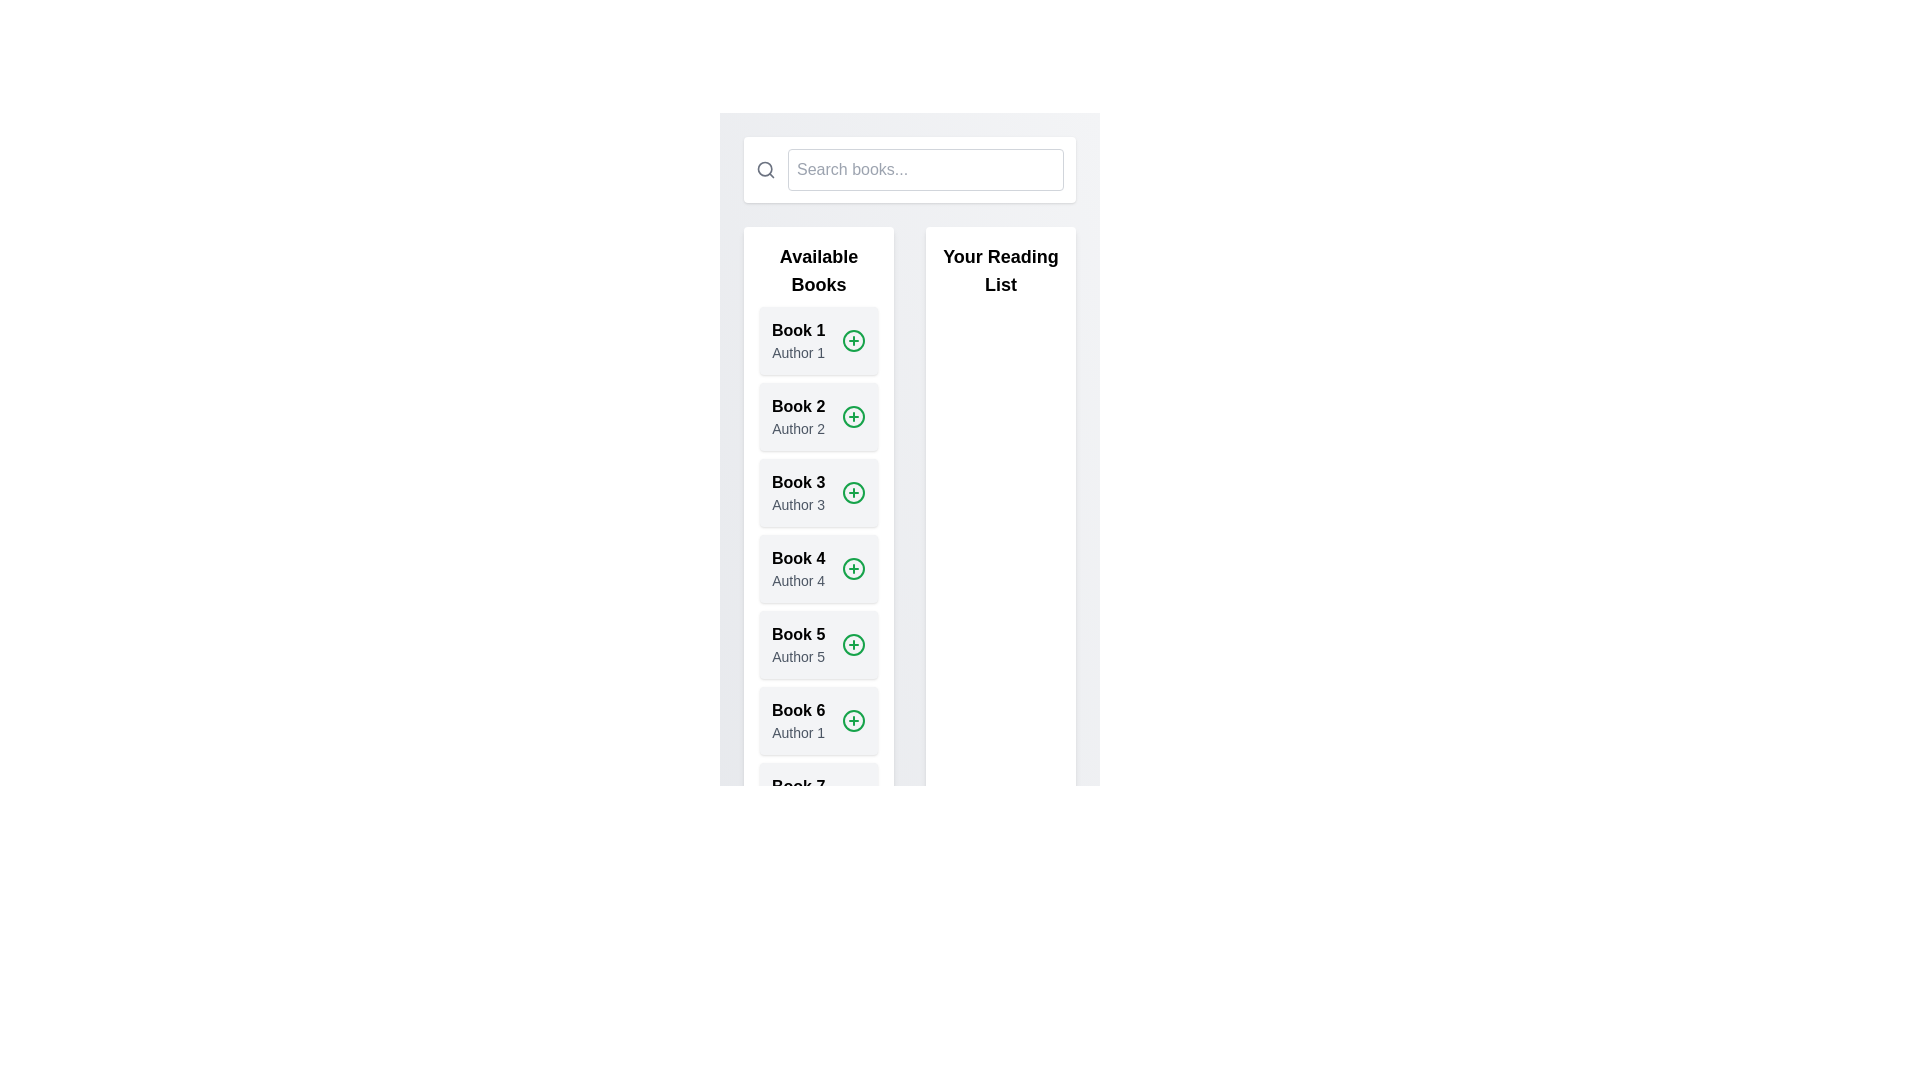  Describe the element at coordinates (797, 709) in the screenshot. I see `the bold text label 'Book 6'` at that location.